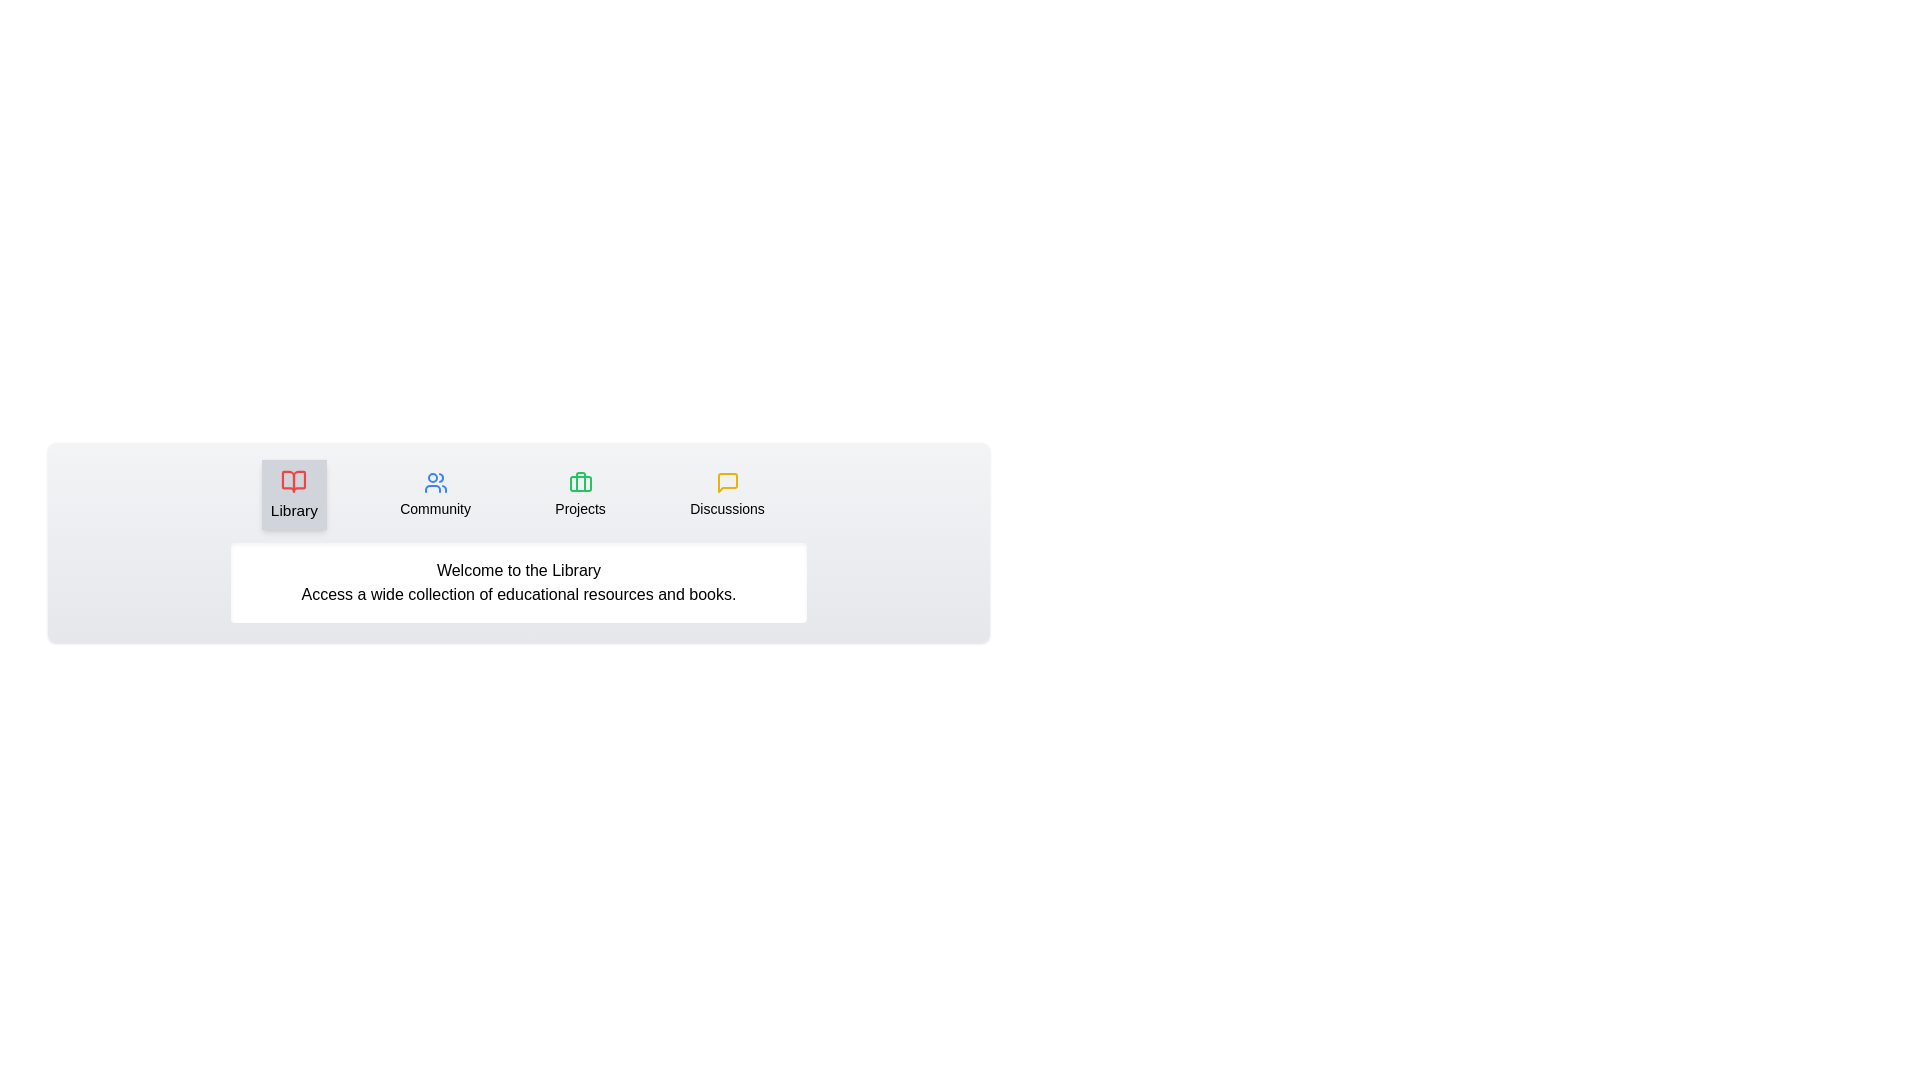  What do you see at coordinates (434, 482) in the screenshot?
I see `the 'Community' icon located in the second tab of the horizontal menu, positioned above the text label 'Community'` at bounding box center [434, 482].